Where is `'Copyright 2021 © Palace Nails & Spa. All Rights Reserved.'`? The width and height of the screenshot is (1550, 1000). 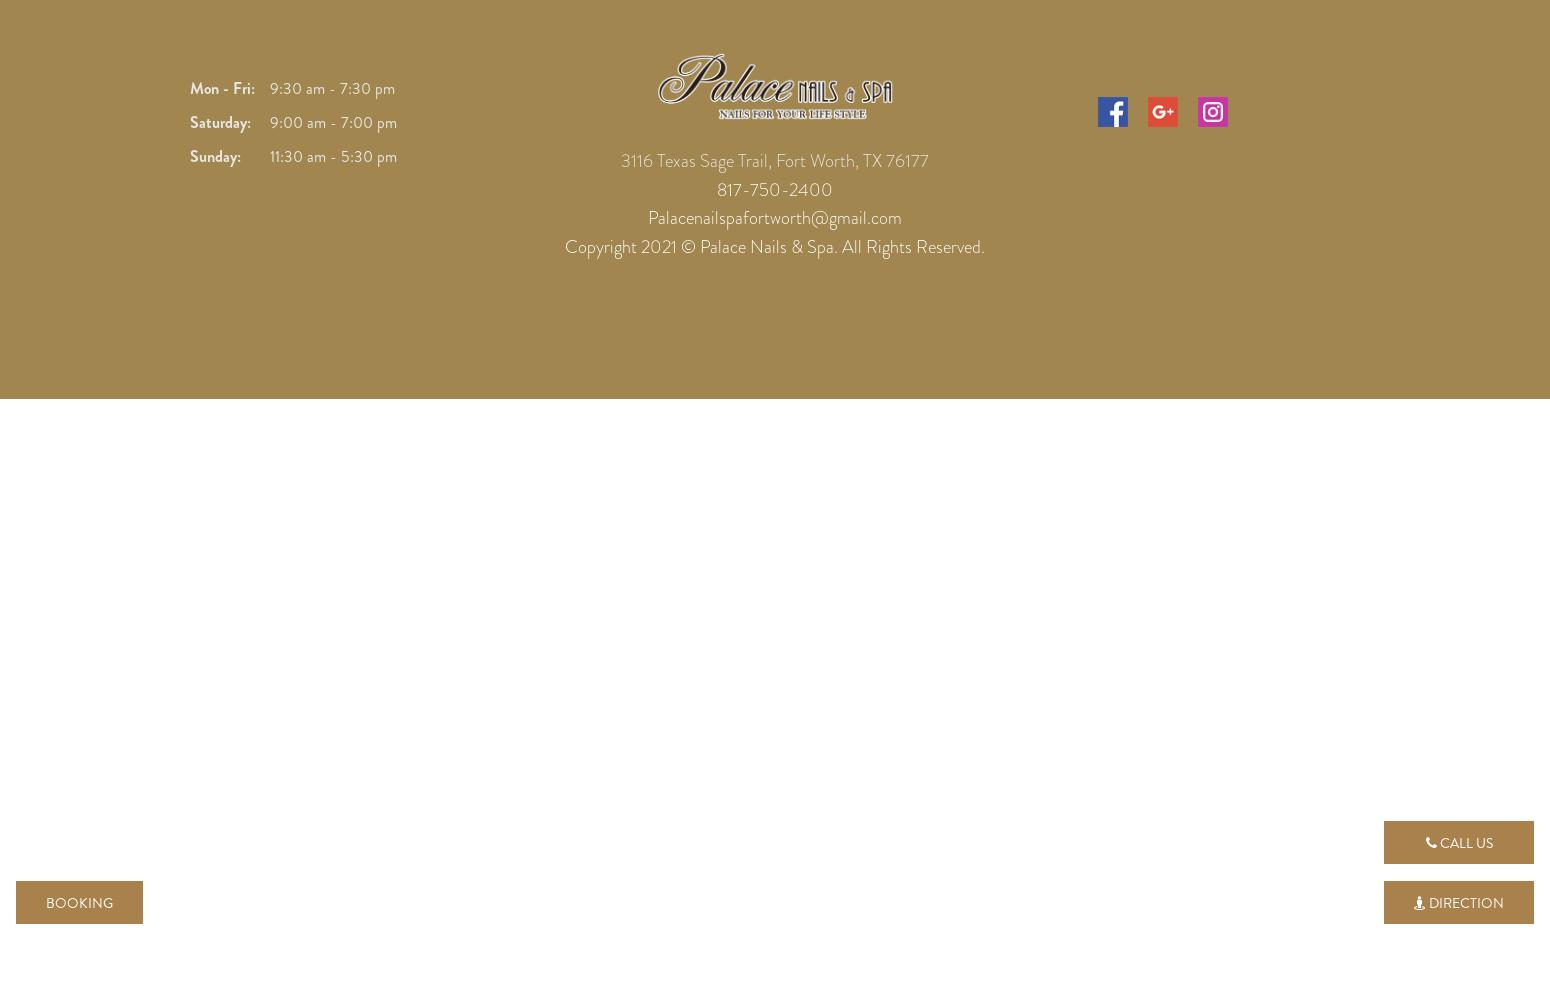
'Copyright 2021 © Palace Nails & Spa. All Rights Reserved.' is located at coordinates (775, 246).